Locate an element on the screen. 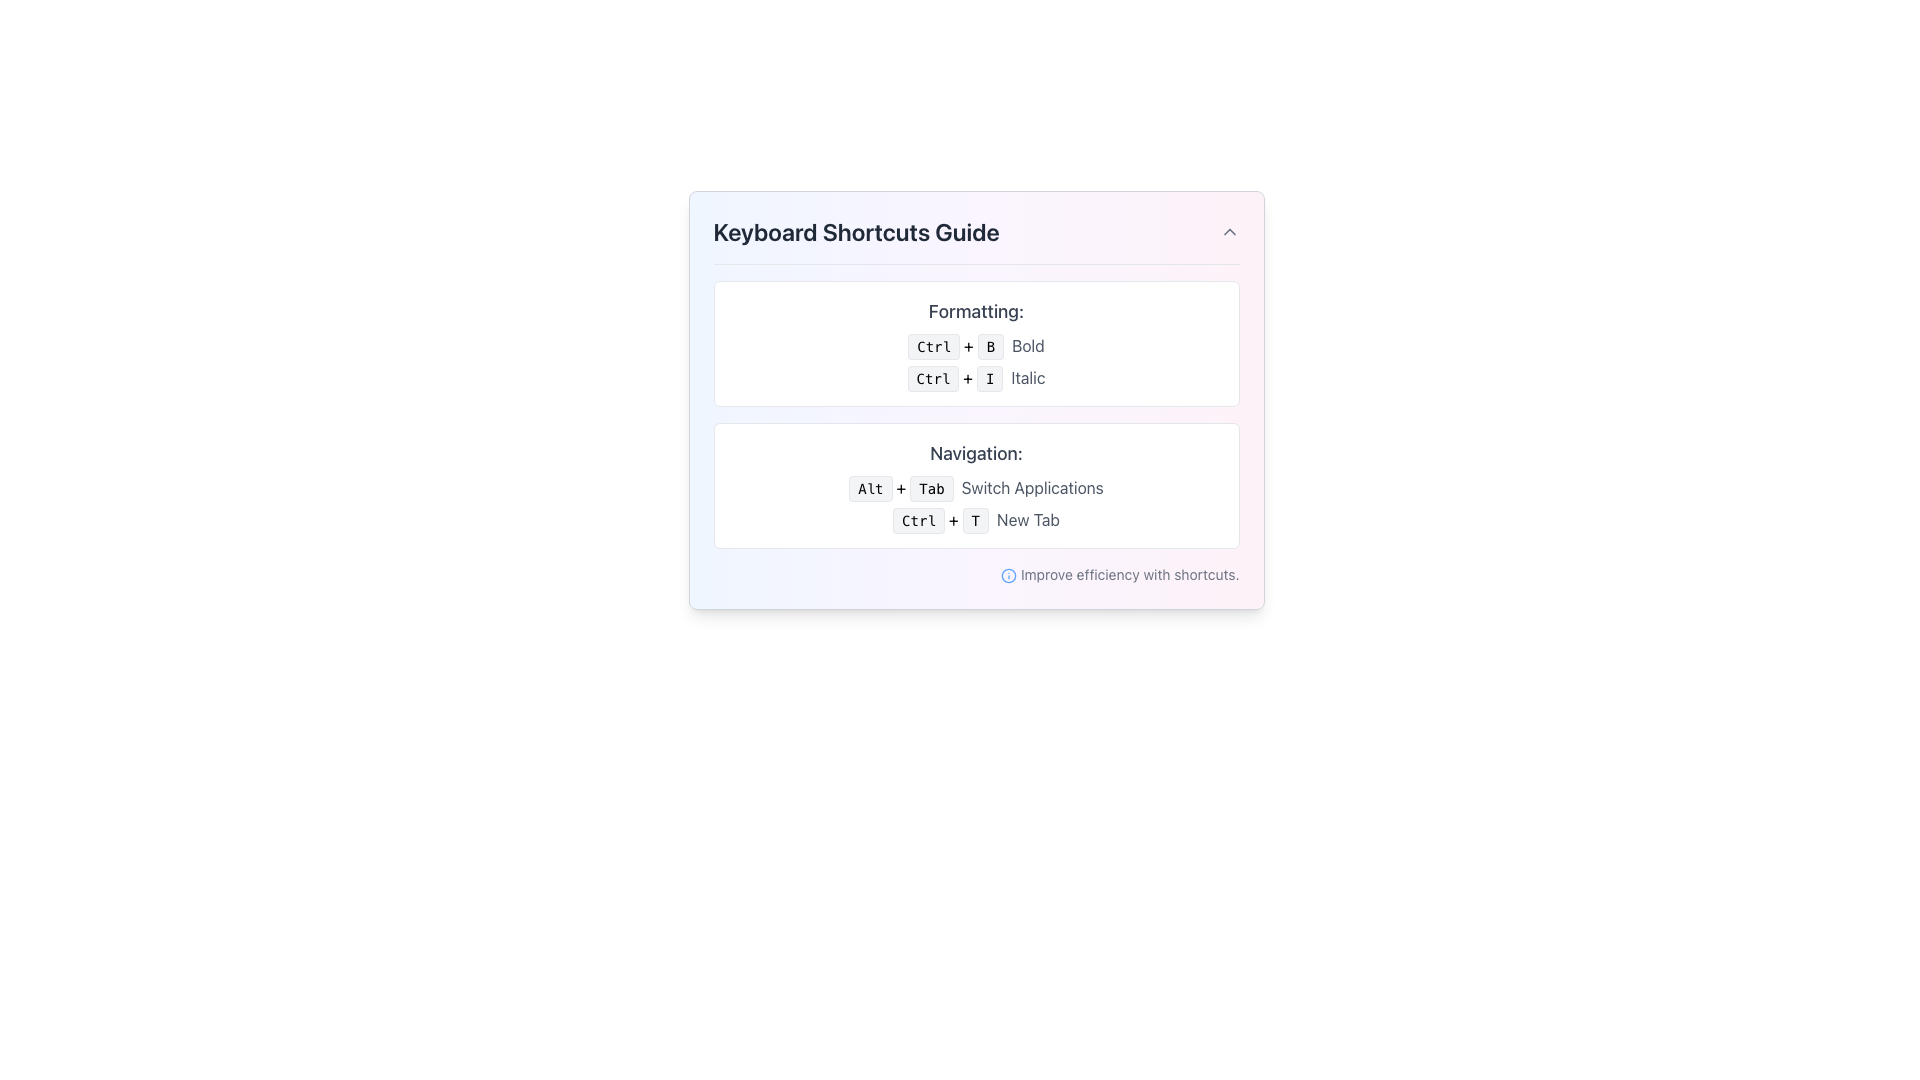 The width and height of the screenshot is (1920, 1080). displayed text of the Text label representing the key 'I' in the 'Ctrl+I' shortcut for italic formatting, located in the Formatting section is located at coordinates (990, 378).